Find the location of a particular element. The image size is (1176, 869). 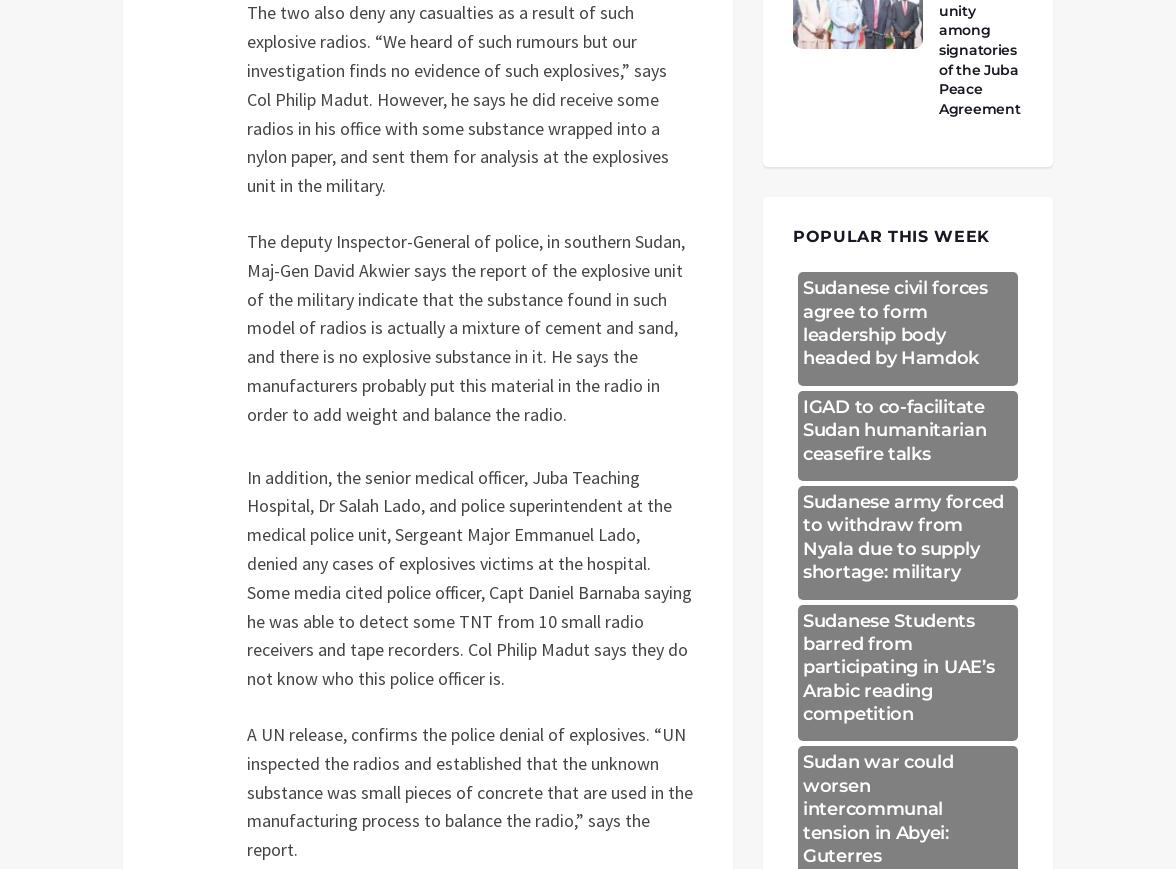

'In addition, the senior medical officer, Juba Teaching Hospital, Dr Salah Lado, and police superintendent at the medical police unit, Sergeant Major Emmanuel Lado, denied any cases of explosives victims at the hospital. Some media cited police officer, Capt Daniel Barnaba saying he was able to detect some TNT from 10 small radio receivers and tape recorders. Col Philip Madut says they do not know who this police officer is.' is located at coordinates (469, 577).